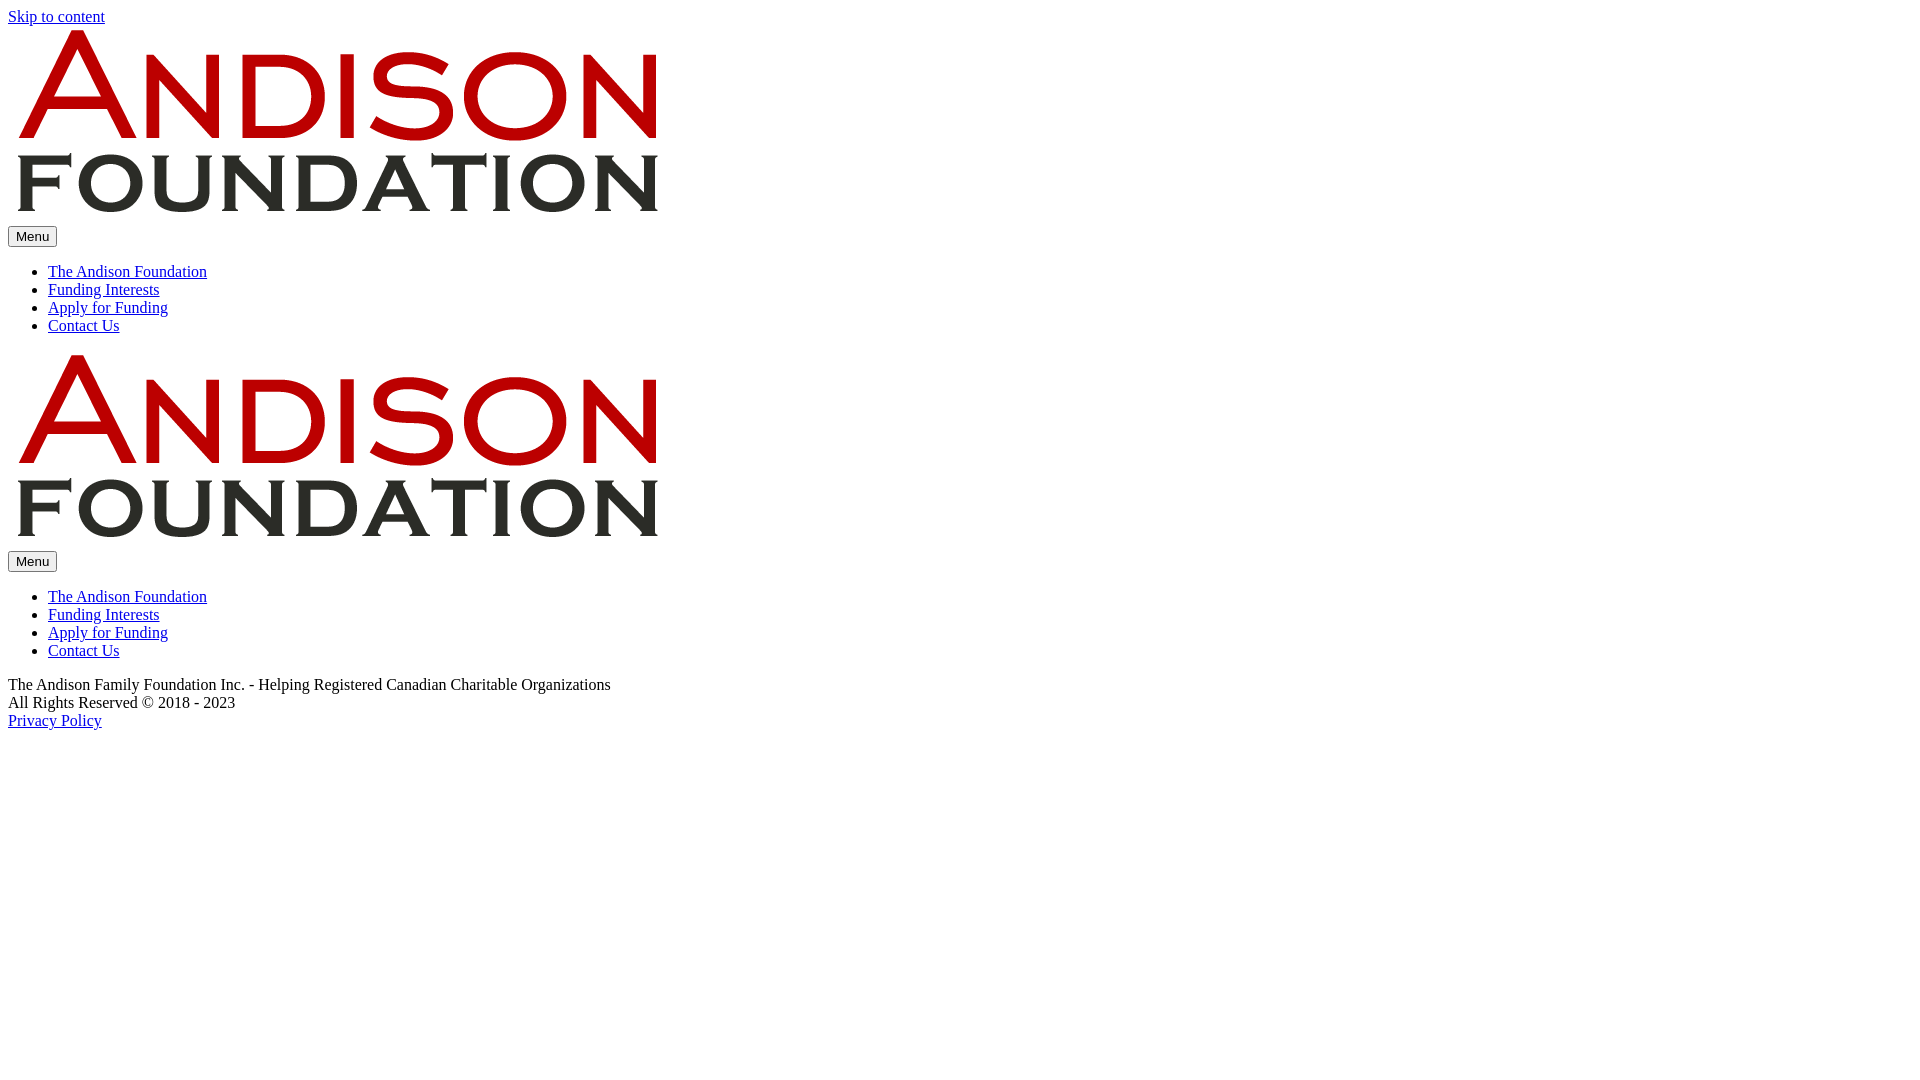 The width and height of the screenshot is (1920, 1080). What do you see at coordinates (126, 271) in the screenshot?
I see `'The Andison Foundation'` at bounding box center [126, 271].